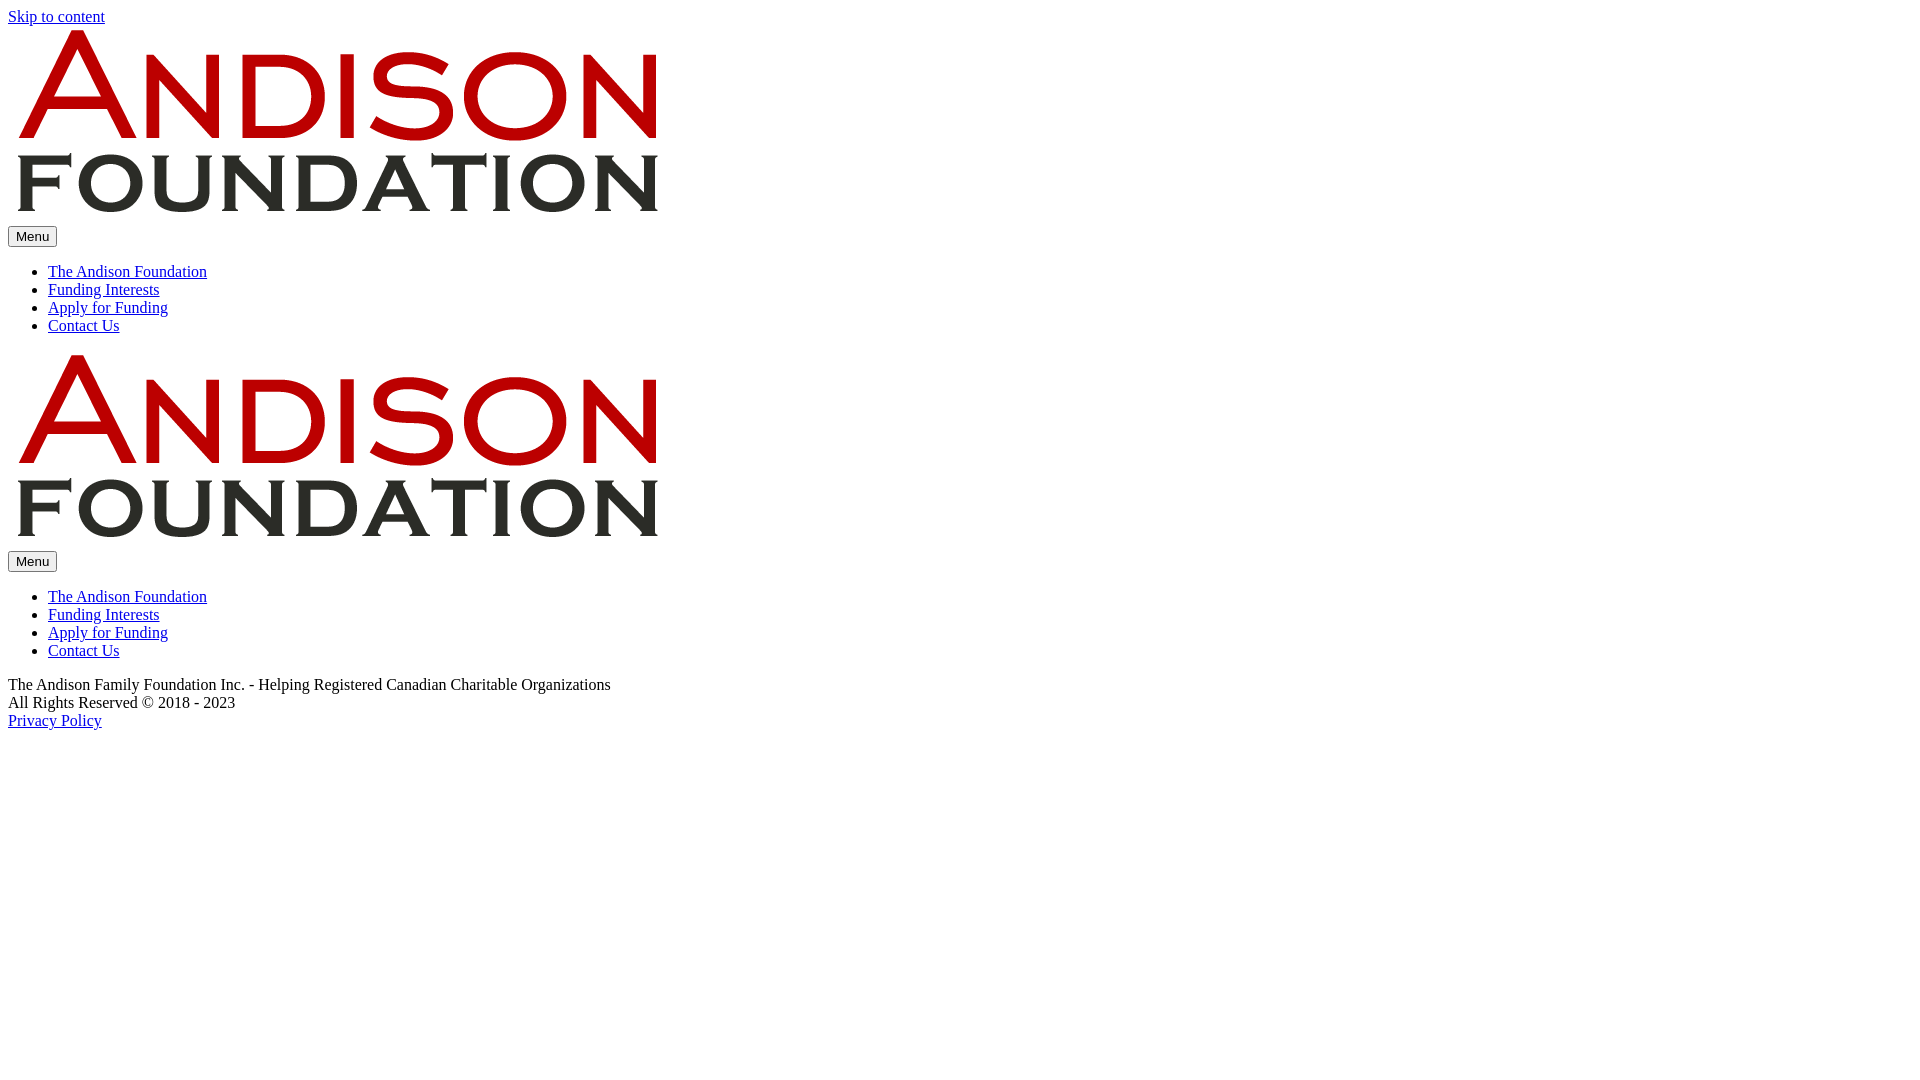 The width and height of the screenshot is (1920, 1080). What do you see at coordinates (126, 271) in the screenshot?
I see `'The Andison Foundation'` at bounding box center [126, 271].